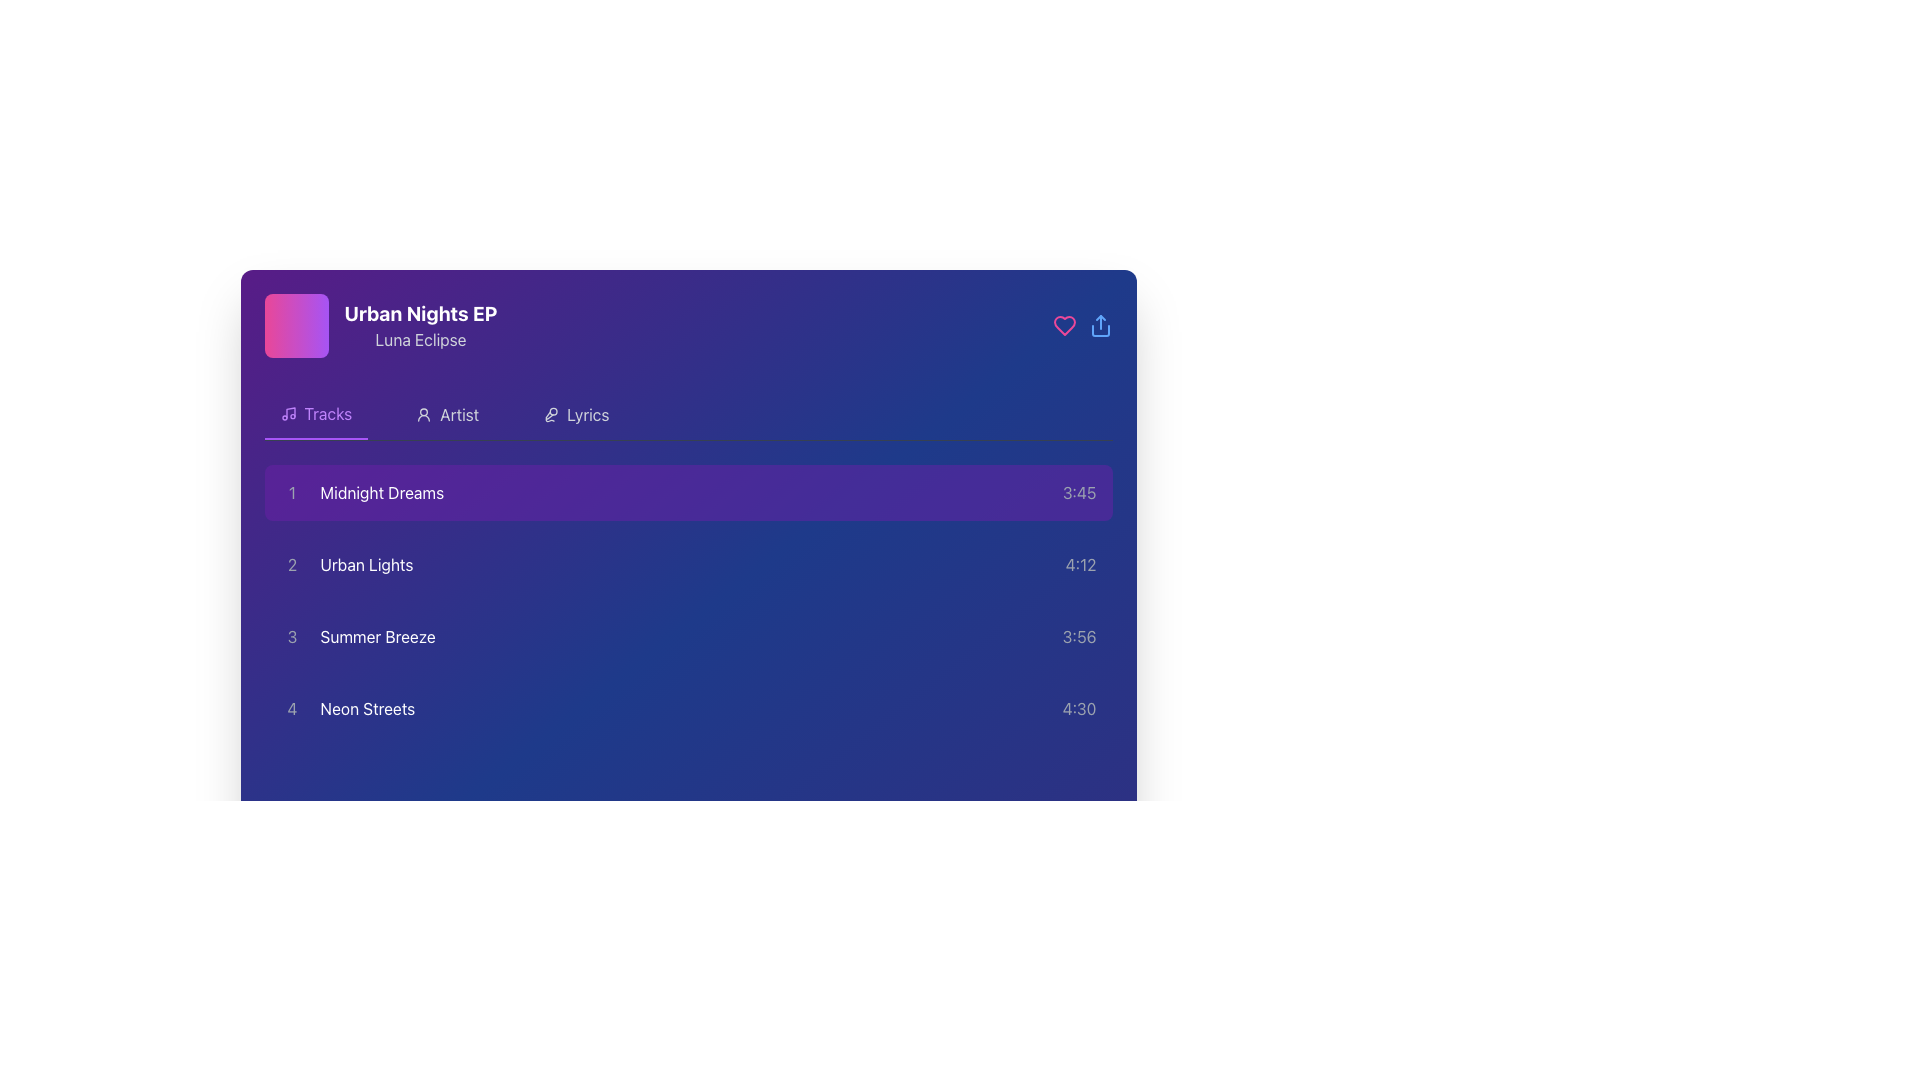 This screenshot has width=1920, height=1080. Describe the element at coordinates (688, 564) in the screenshot. I see `the second Button-like list item displaying '2 Urban Lights 4:12'` at that location.